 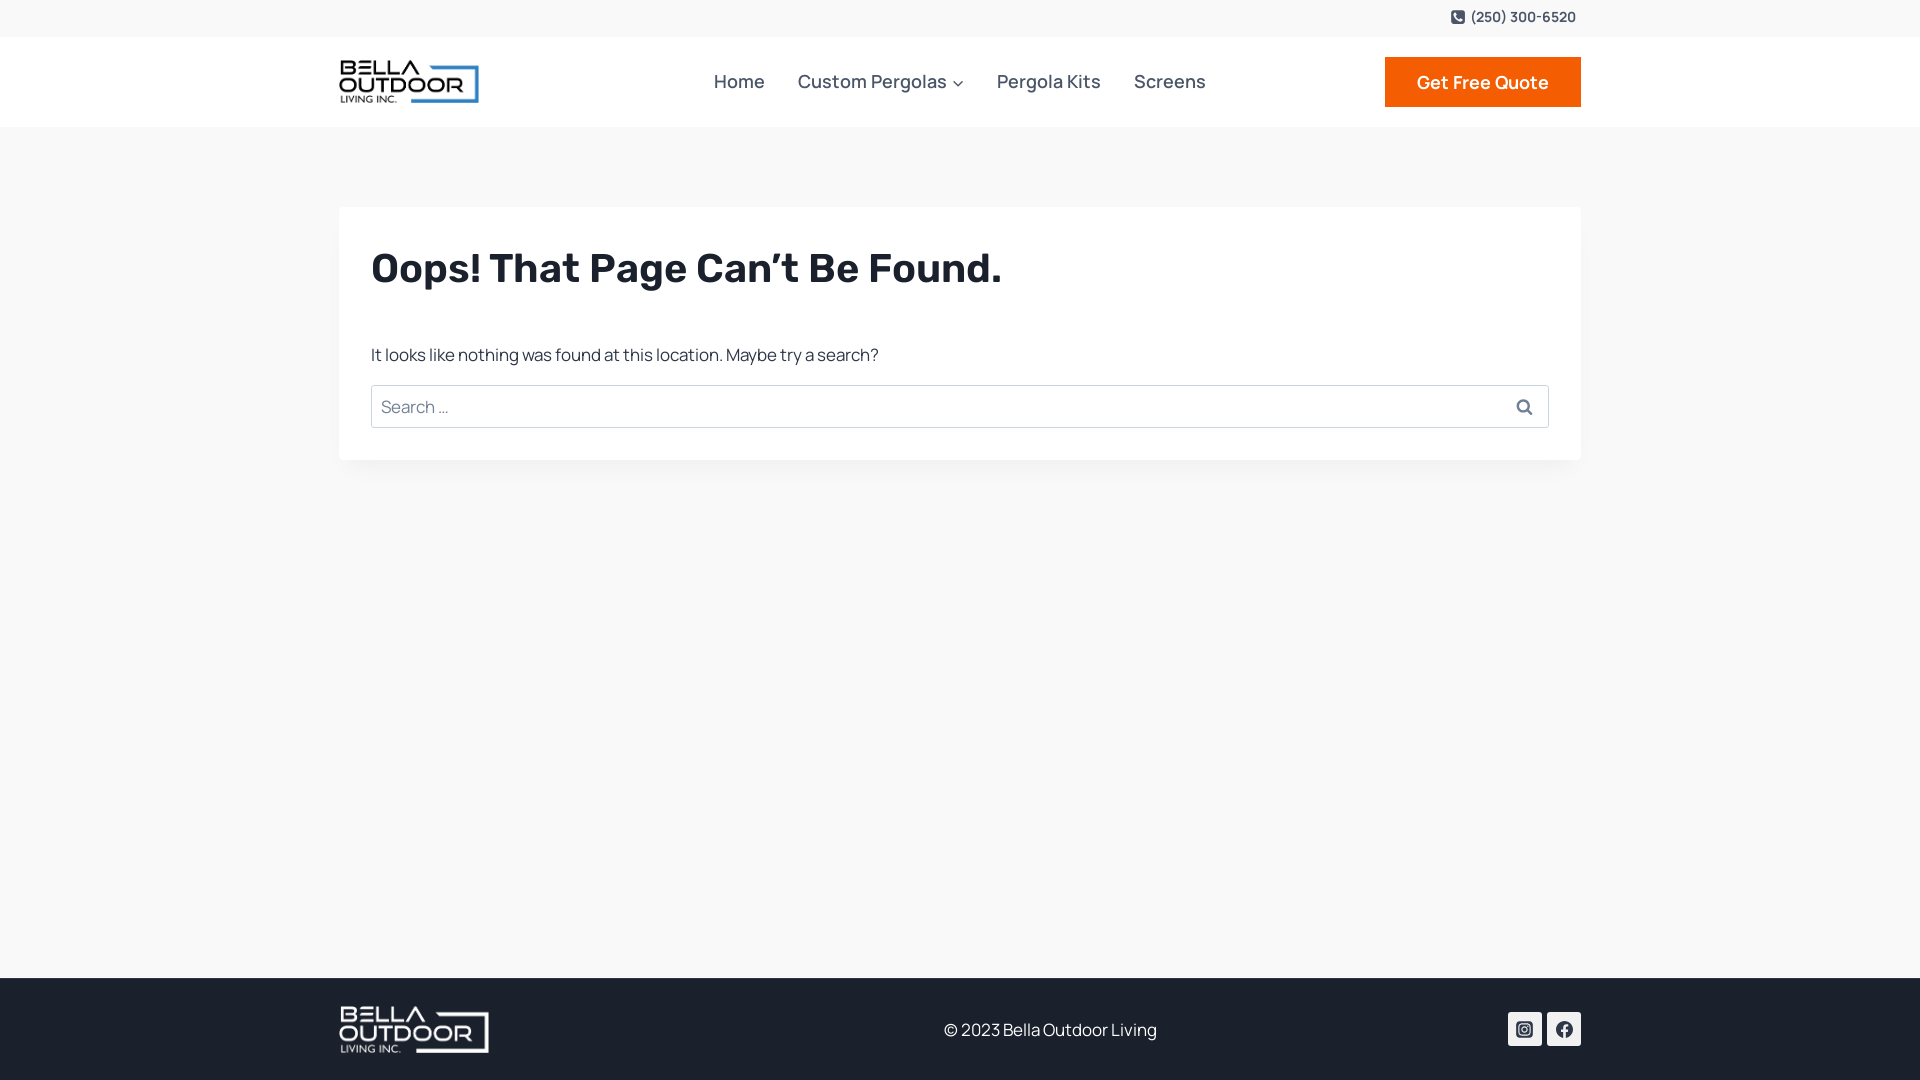 I want to click on 'Search', so click(x=1522, y=405).